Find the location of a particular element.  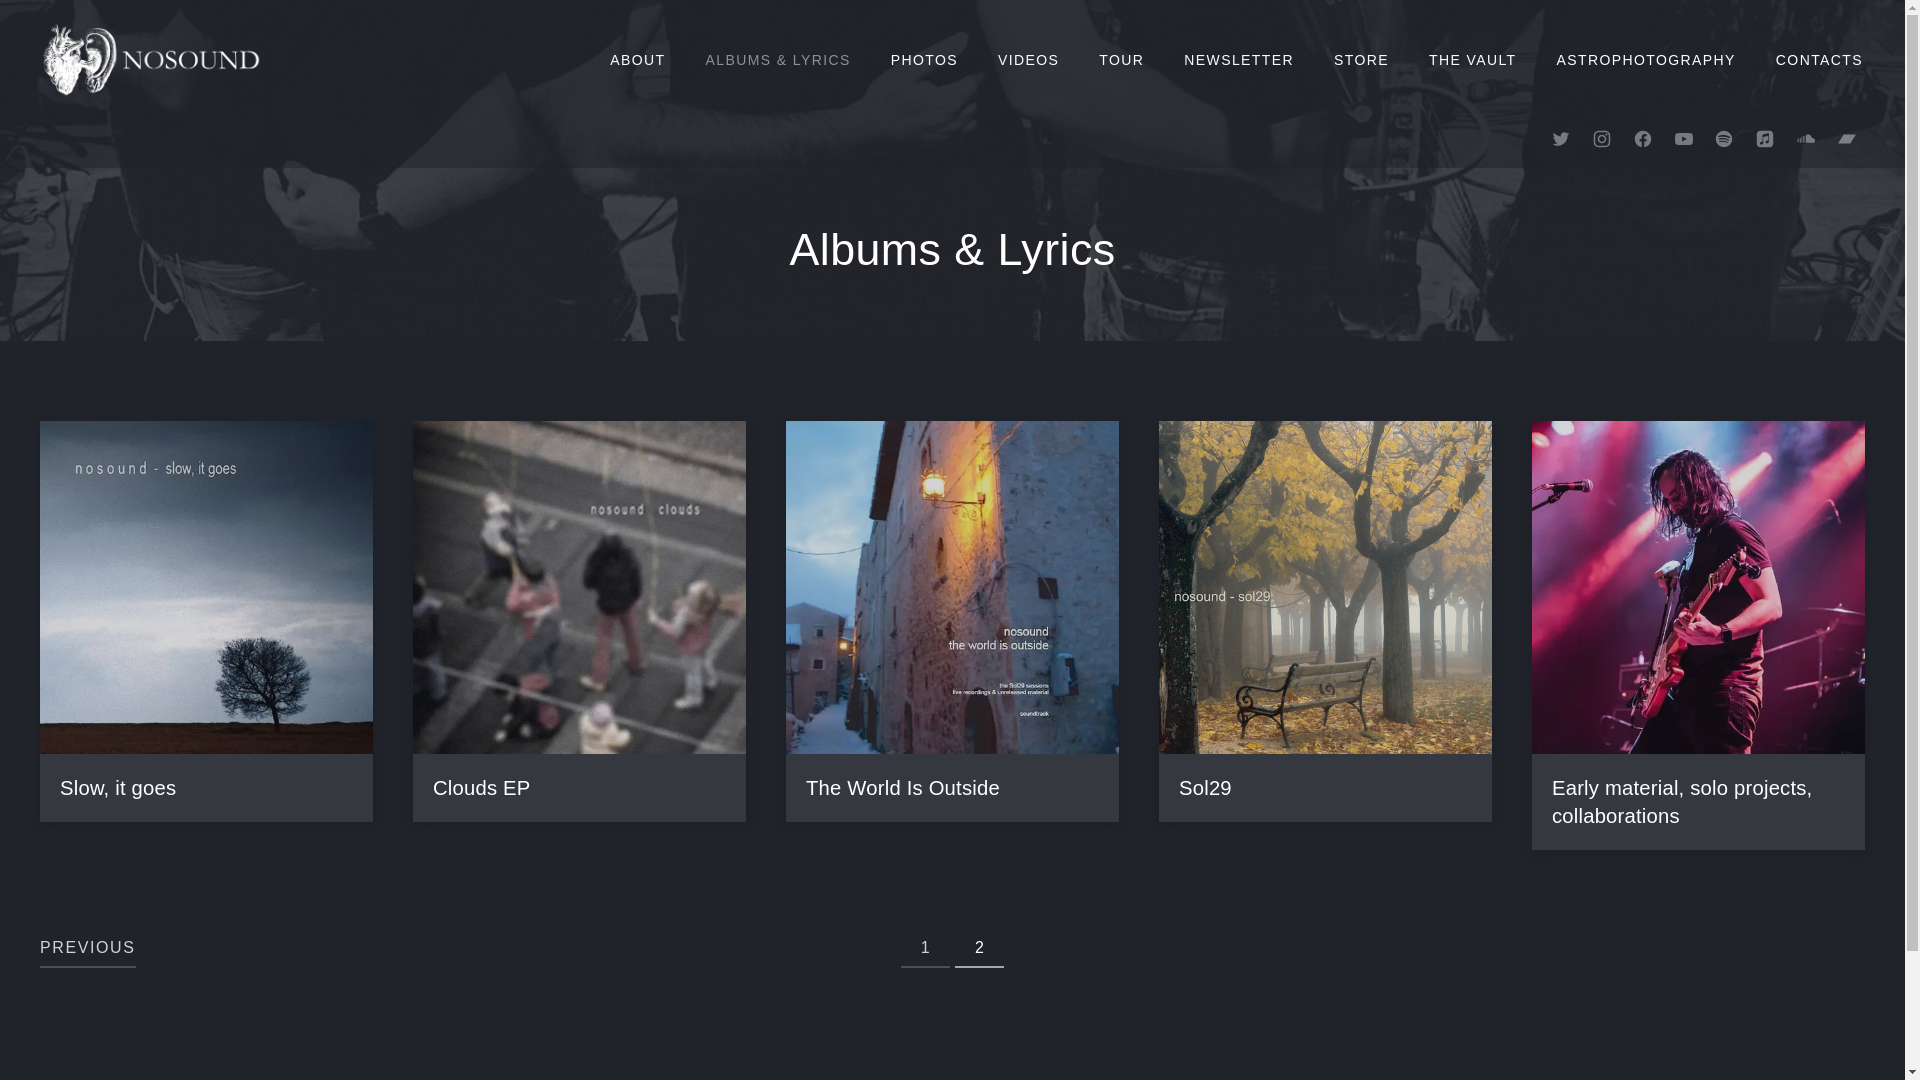

'STORE' is located at coordinates (1314, 59).